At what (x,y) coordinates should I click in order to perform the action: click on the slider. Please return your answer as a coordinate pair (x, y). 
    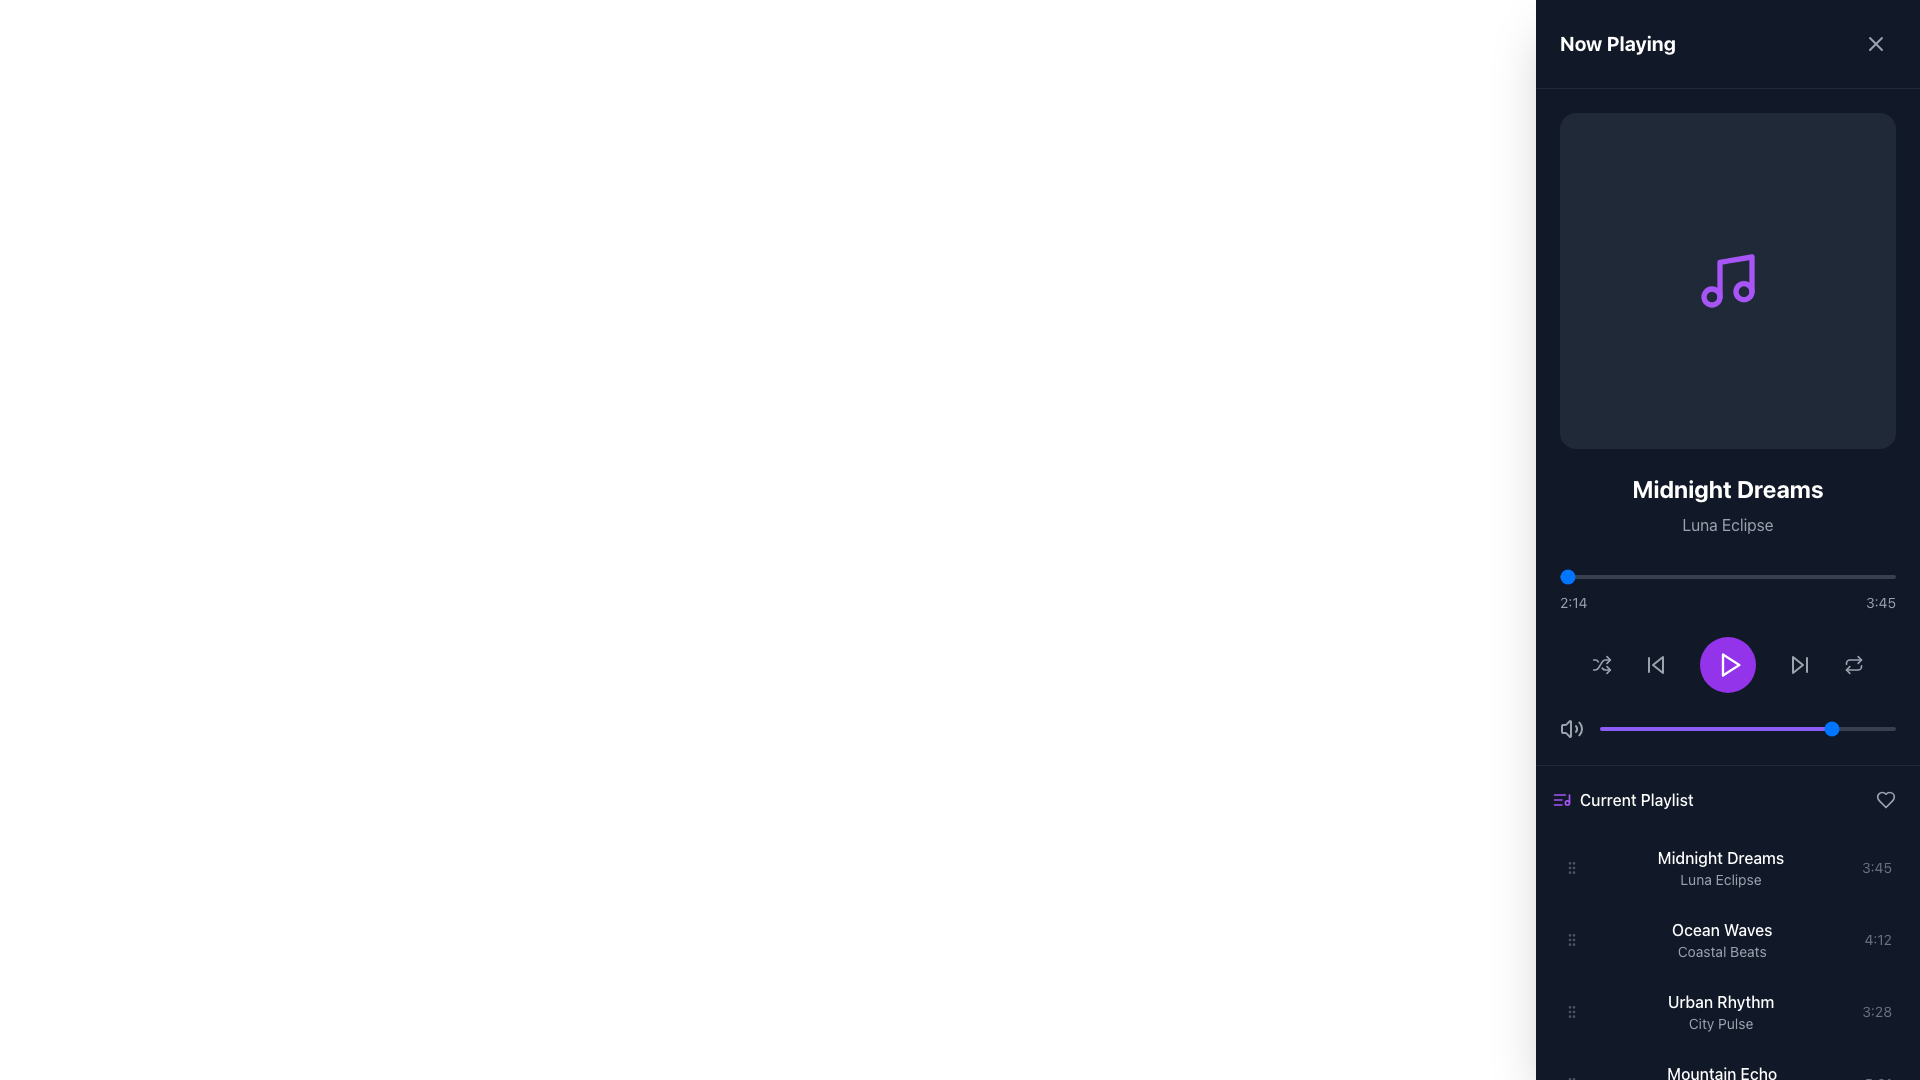
    Looking at the image, I should click on (1822, 729).